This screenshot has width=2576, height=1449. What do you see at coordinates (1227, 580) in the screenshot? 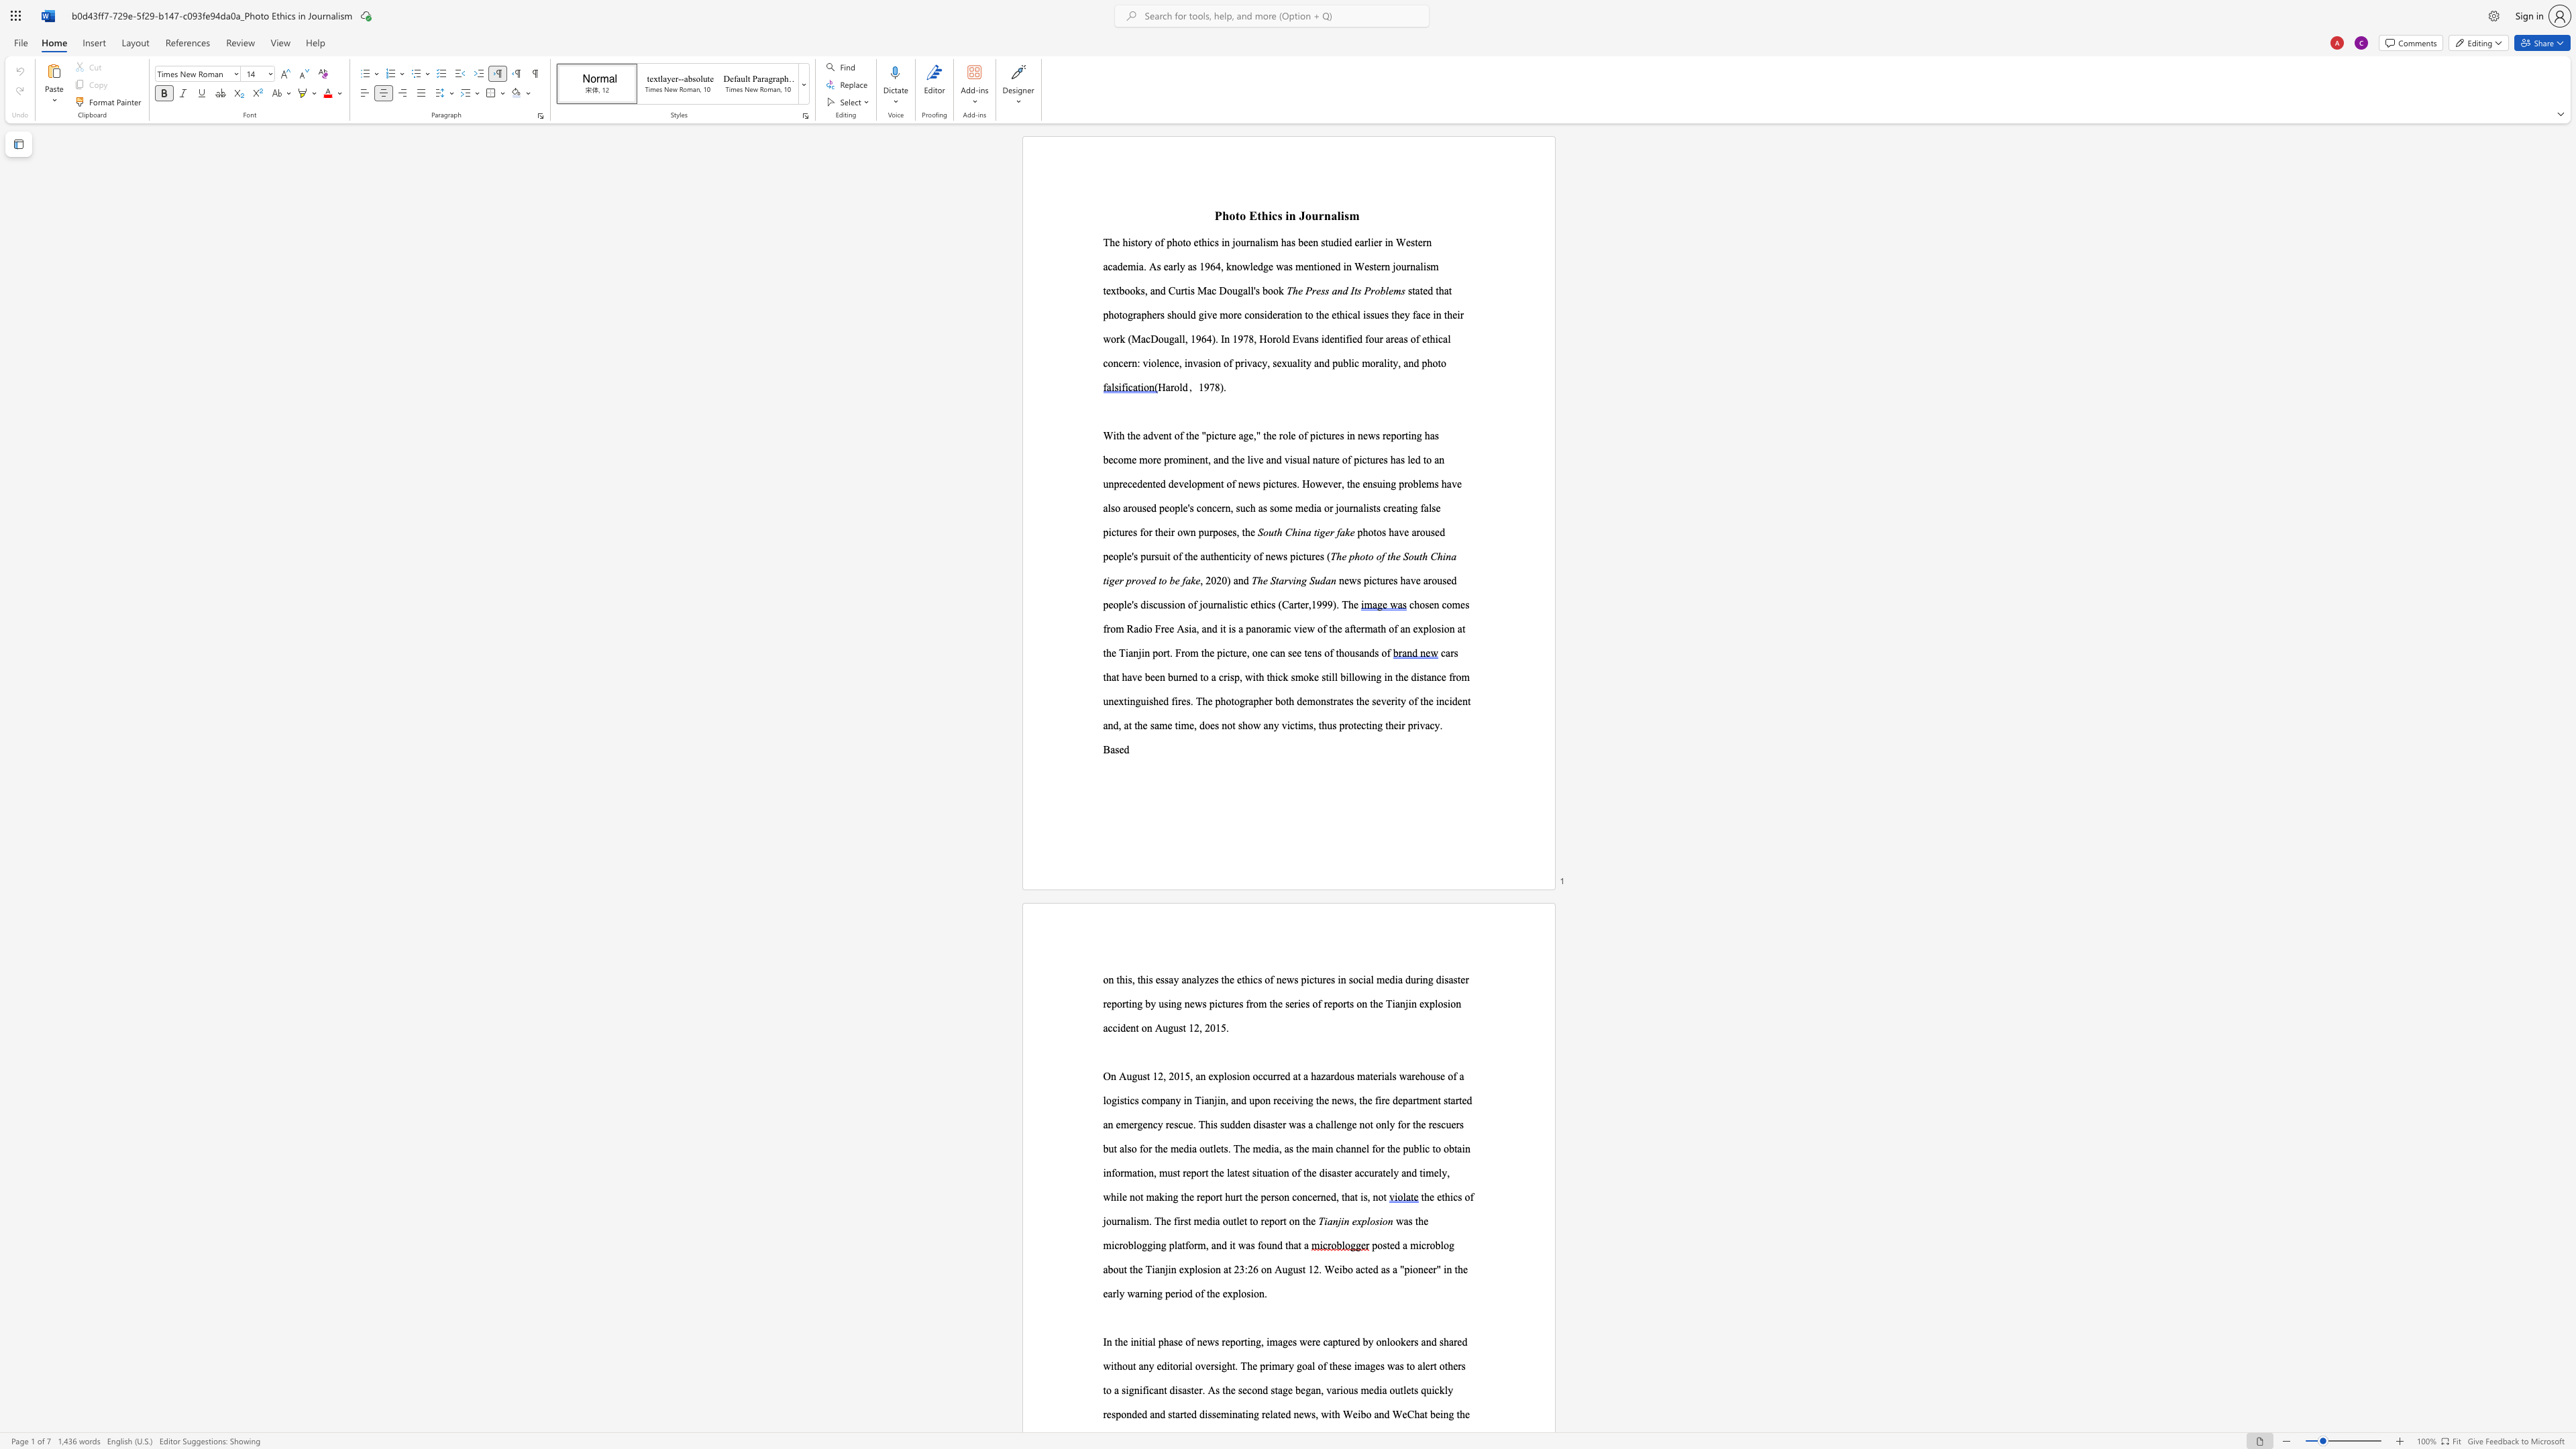
I see `the subset text ") and" within the text ", 2020) and"` at bounding box center [1227, 580].